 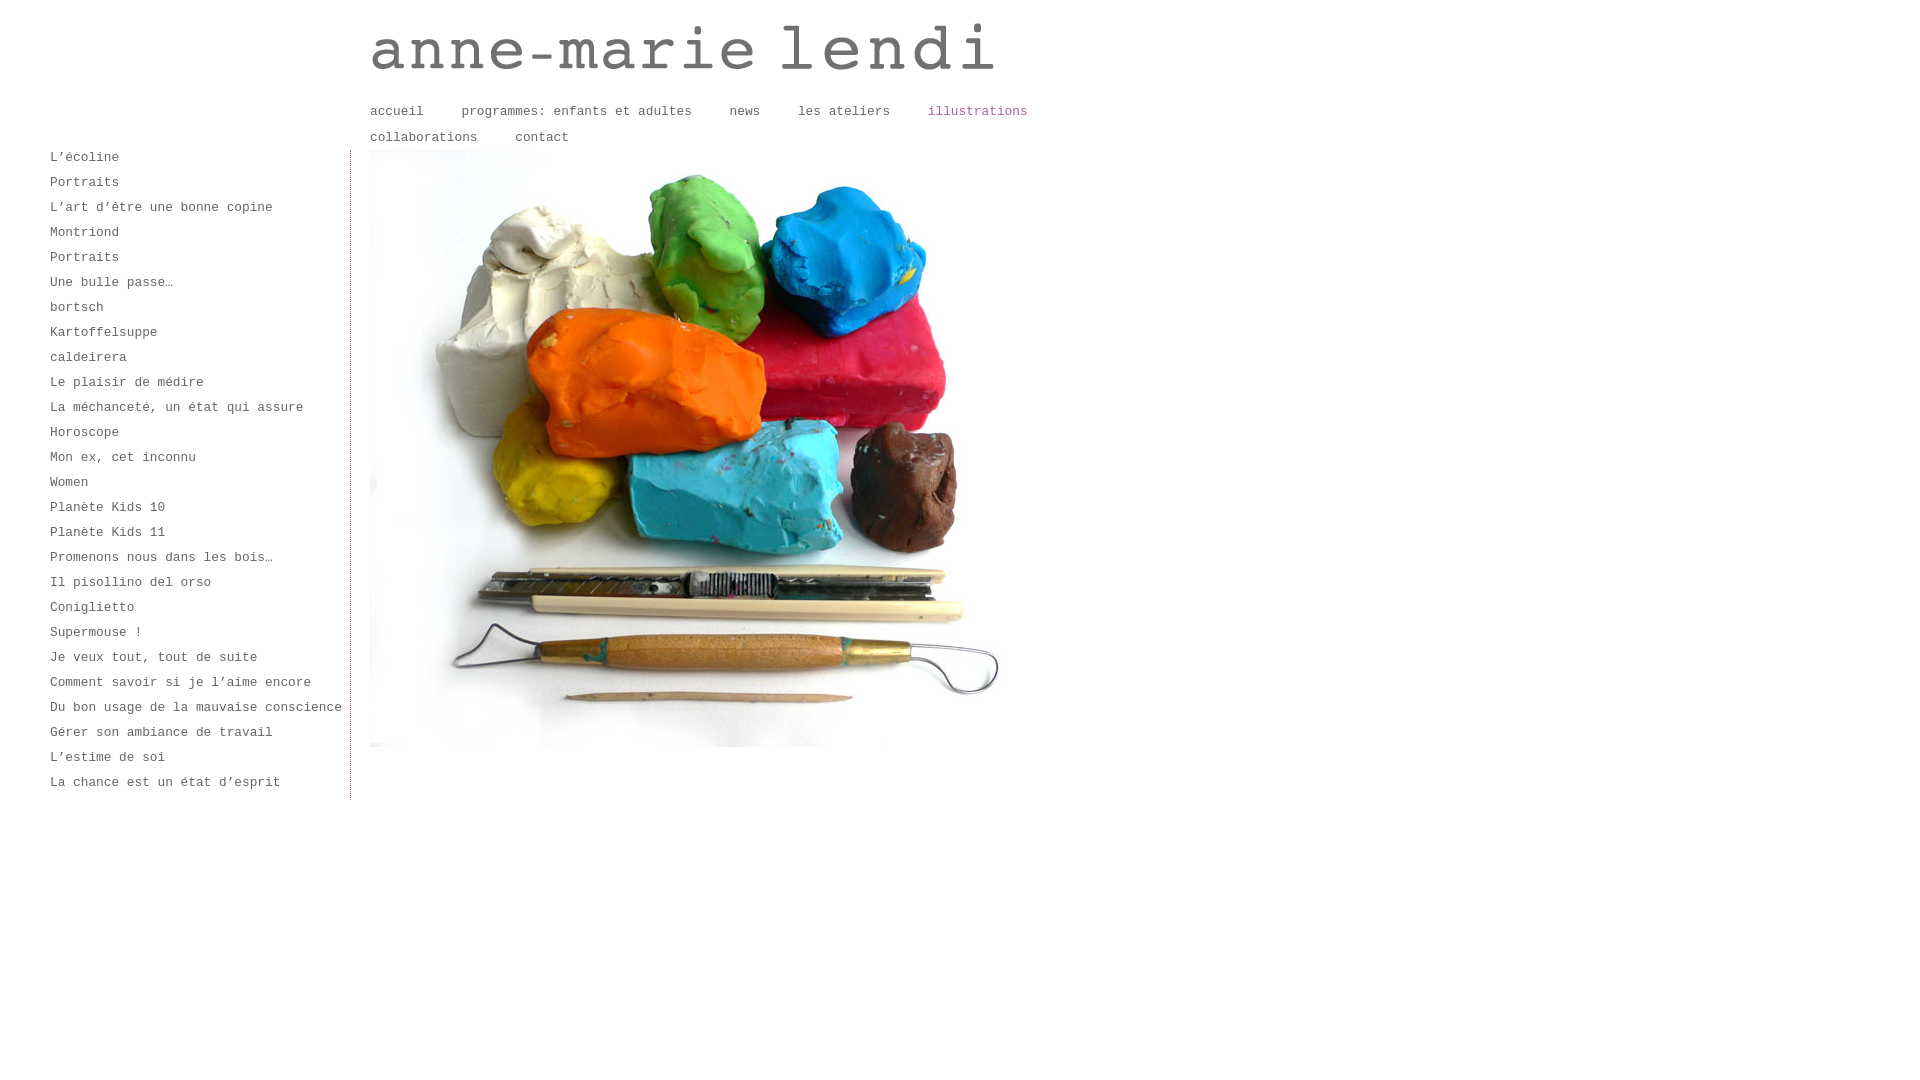 I want to click on 'Il pisollino del orso', so click(x=129, y=582).